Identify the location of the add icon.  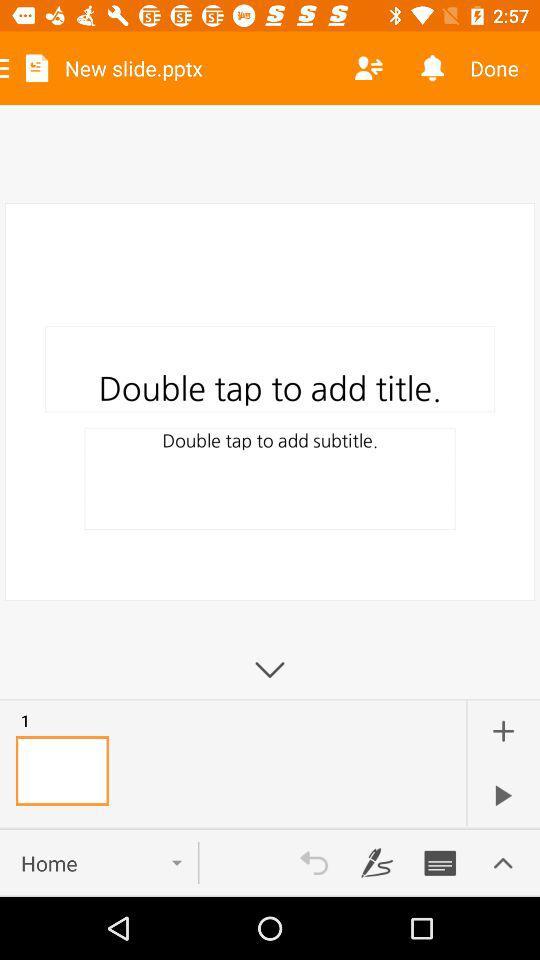
(502, 730).